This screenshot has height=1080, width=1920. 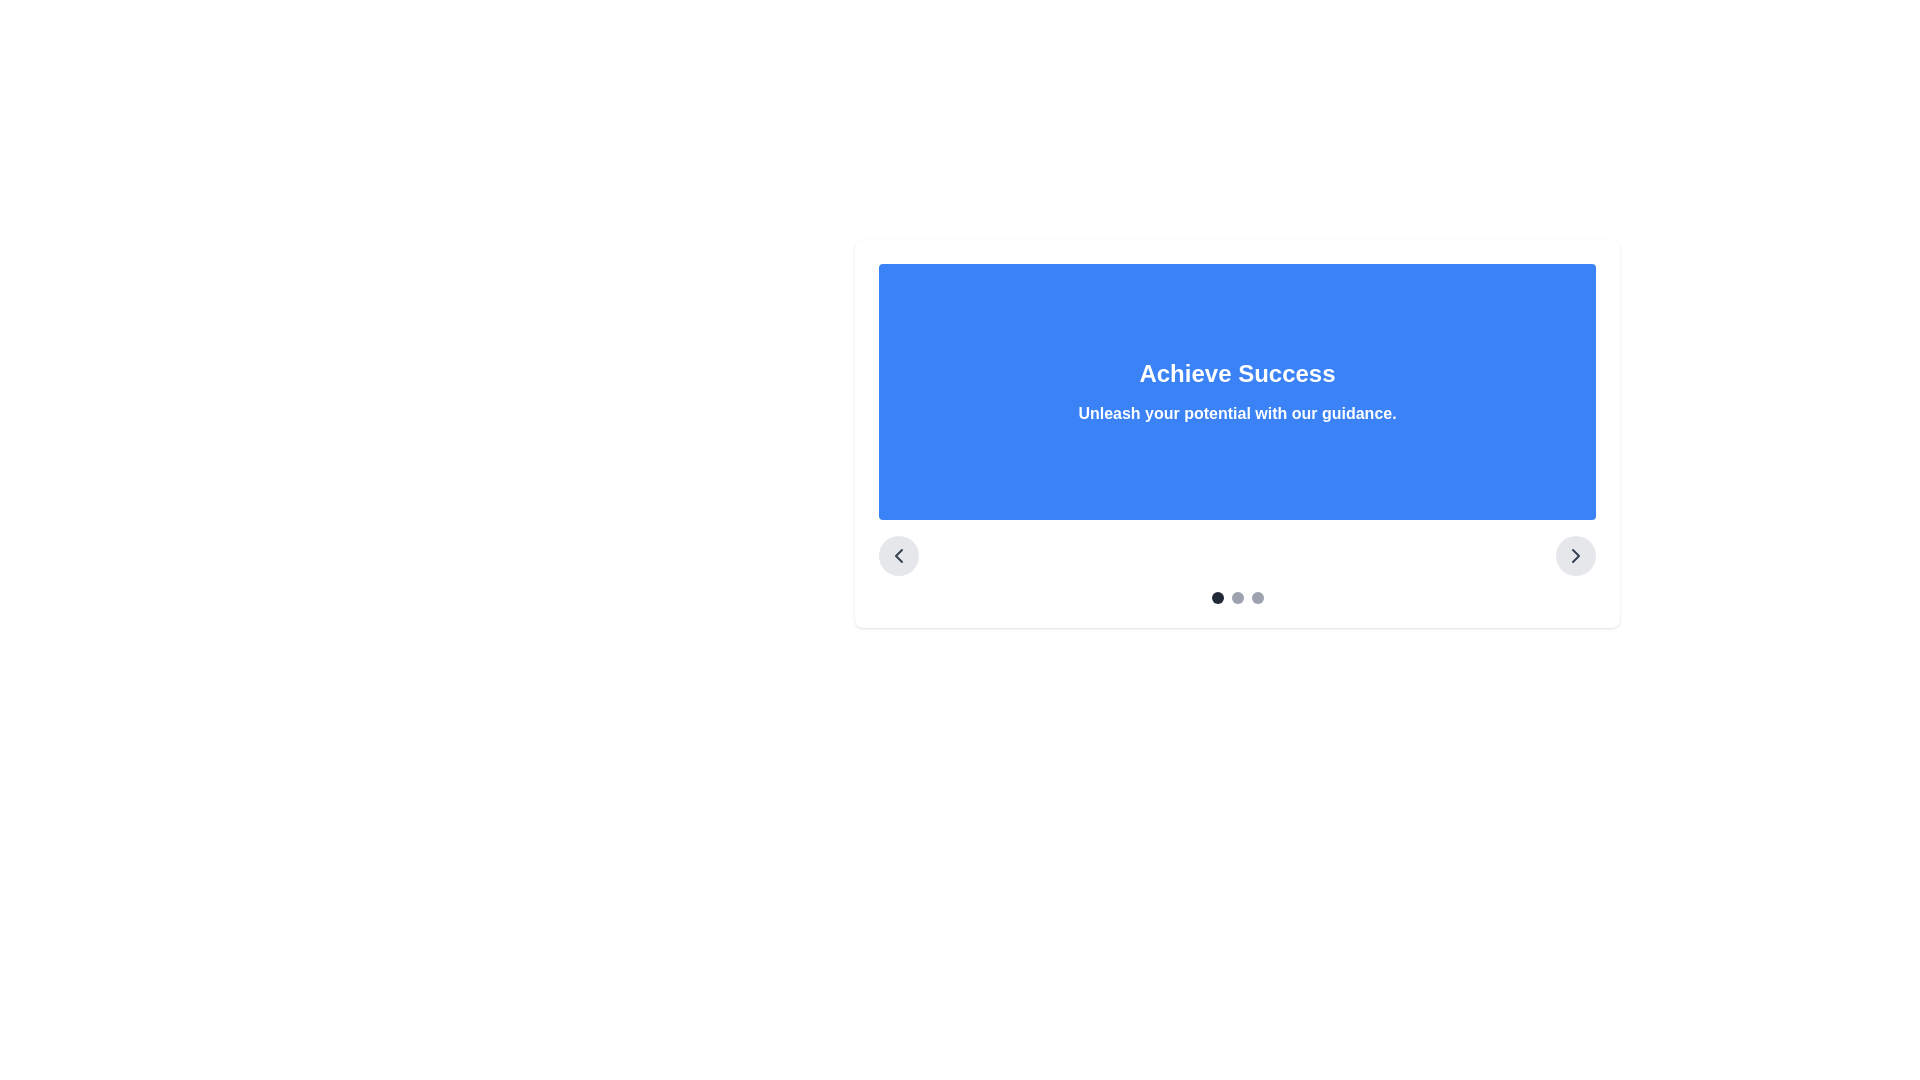 What do you see at coordinates (1574, 555) in the screenshot?
I see `the navigation button located in the bottom-right corner of the card component, which is used to move forward through a sequence of items or slides` at bounding box center [1574, 555].